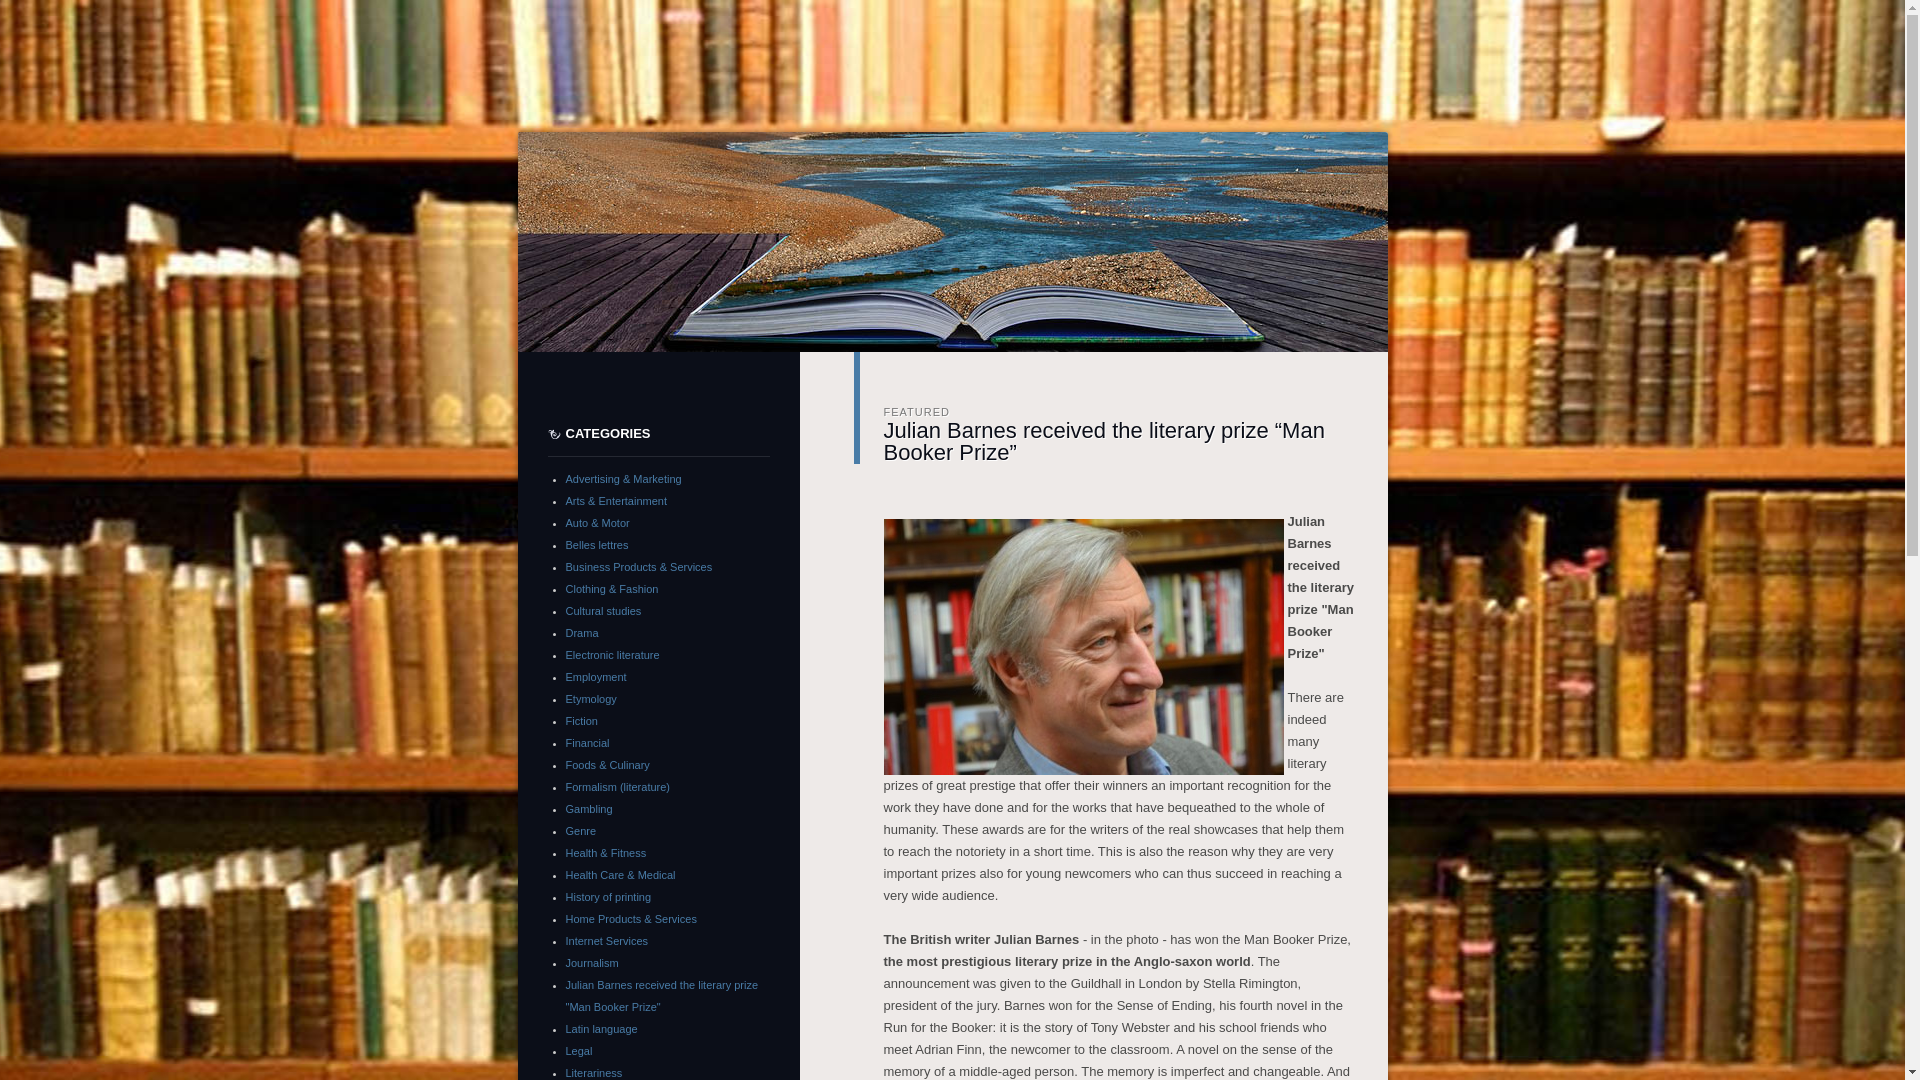 This screenshot has height=1080, width=1920. What do you see at coordinates (662, 995) in the screenshot?
I see `'Julian Barnes received the literary prize "Man Booker Prize"'` at bounding box center [662, 995].